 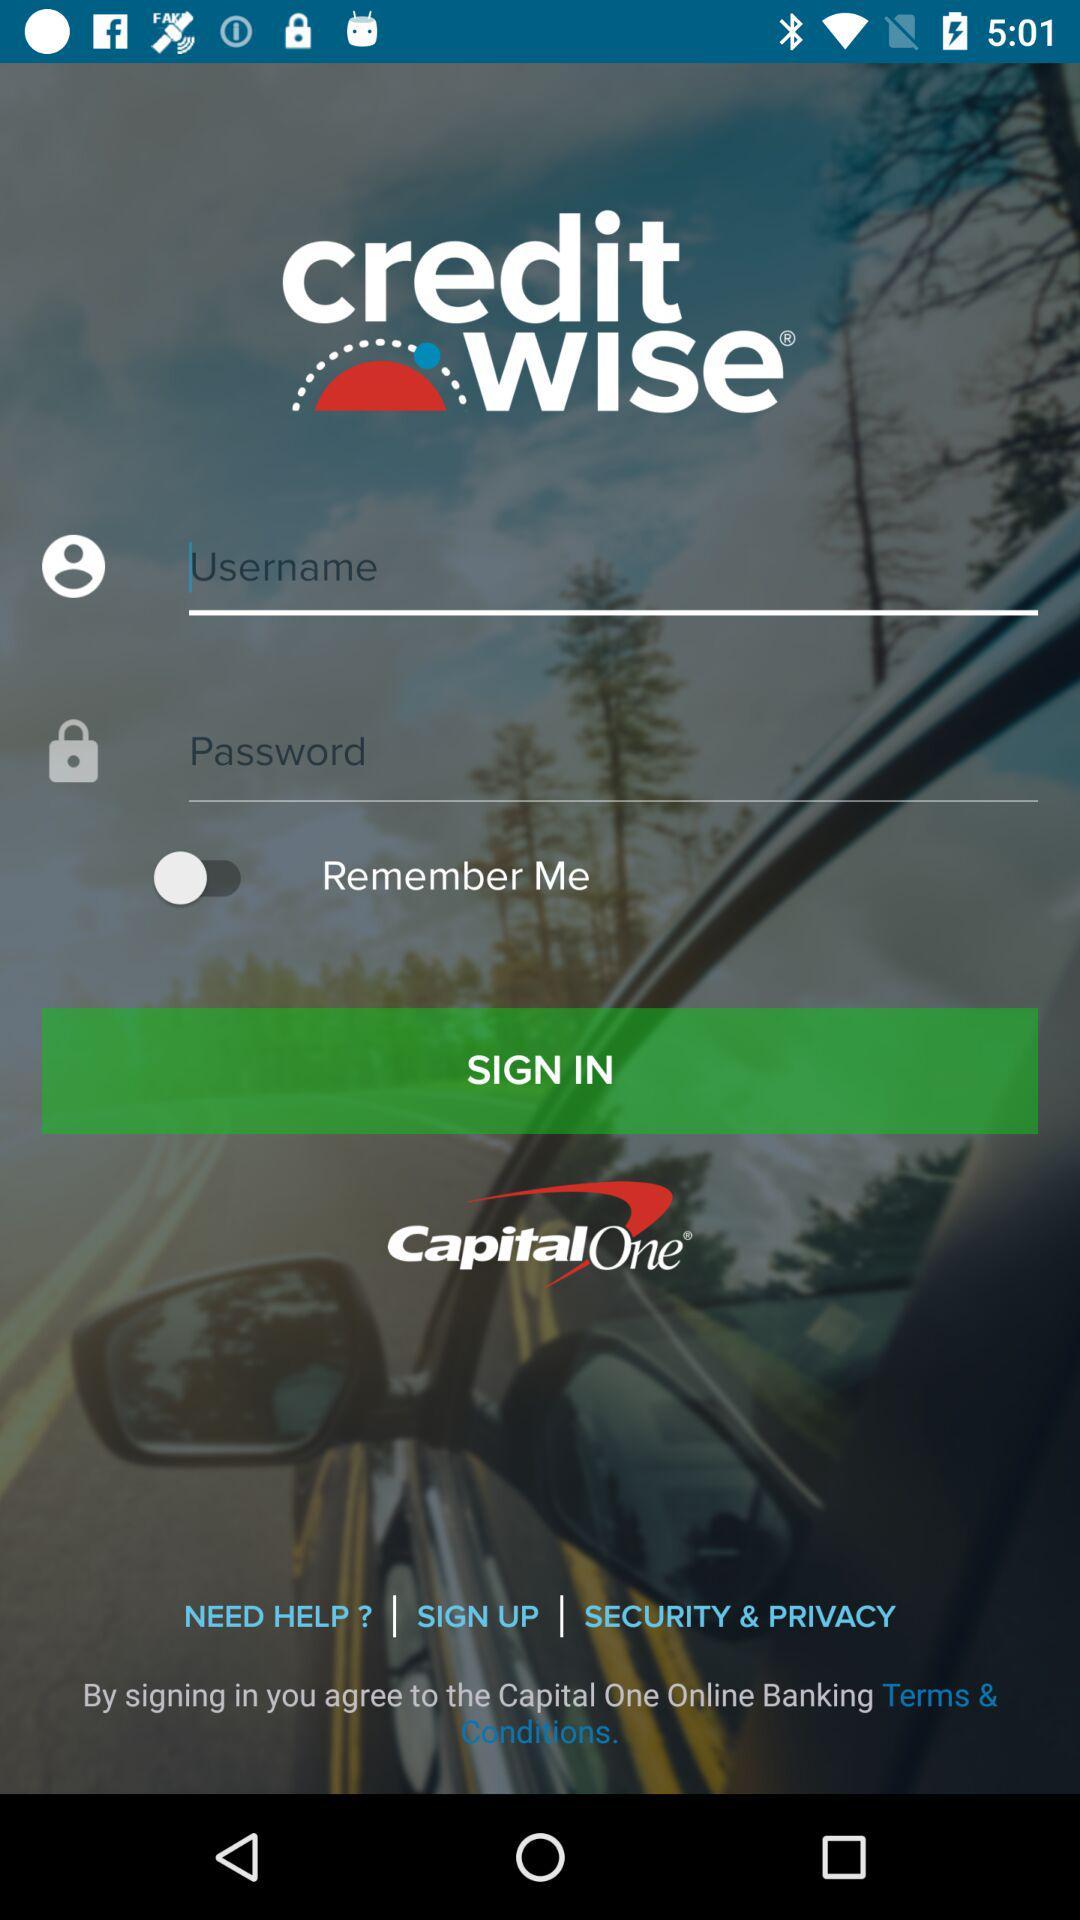 What do you see at coordinates (540, 1711) in the screenshot?
I see `by signing in item` at bounding box center [540, 1711].